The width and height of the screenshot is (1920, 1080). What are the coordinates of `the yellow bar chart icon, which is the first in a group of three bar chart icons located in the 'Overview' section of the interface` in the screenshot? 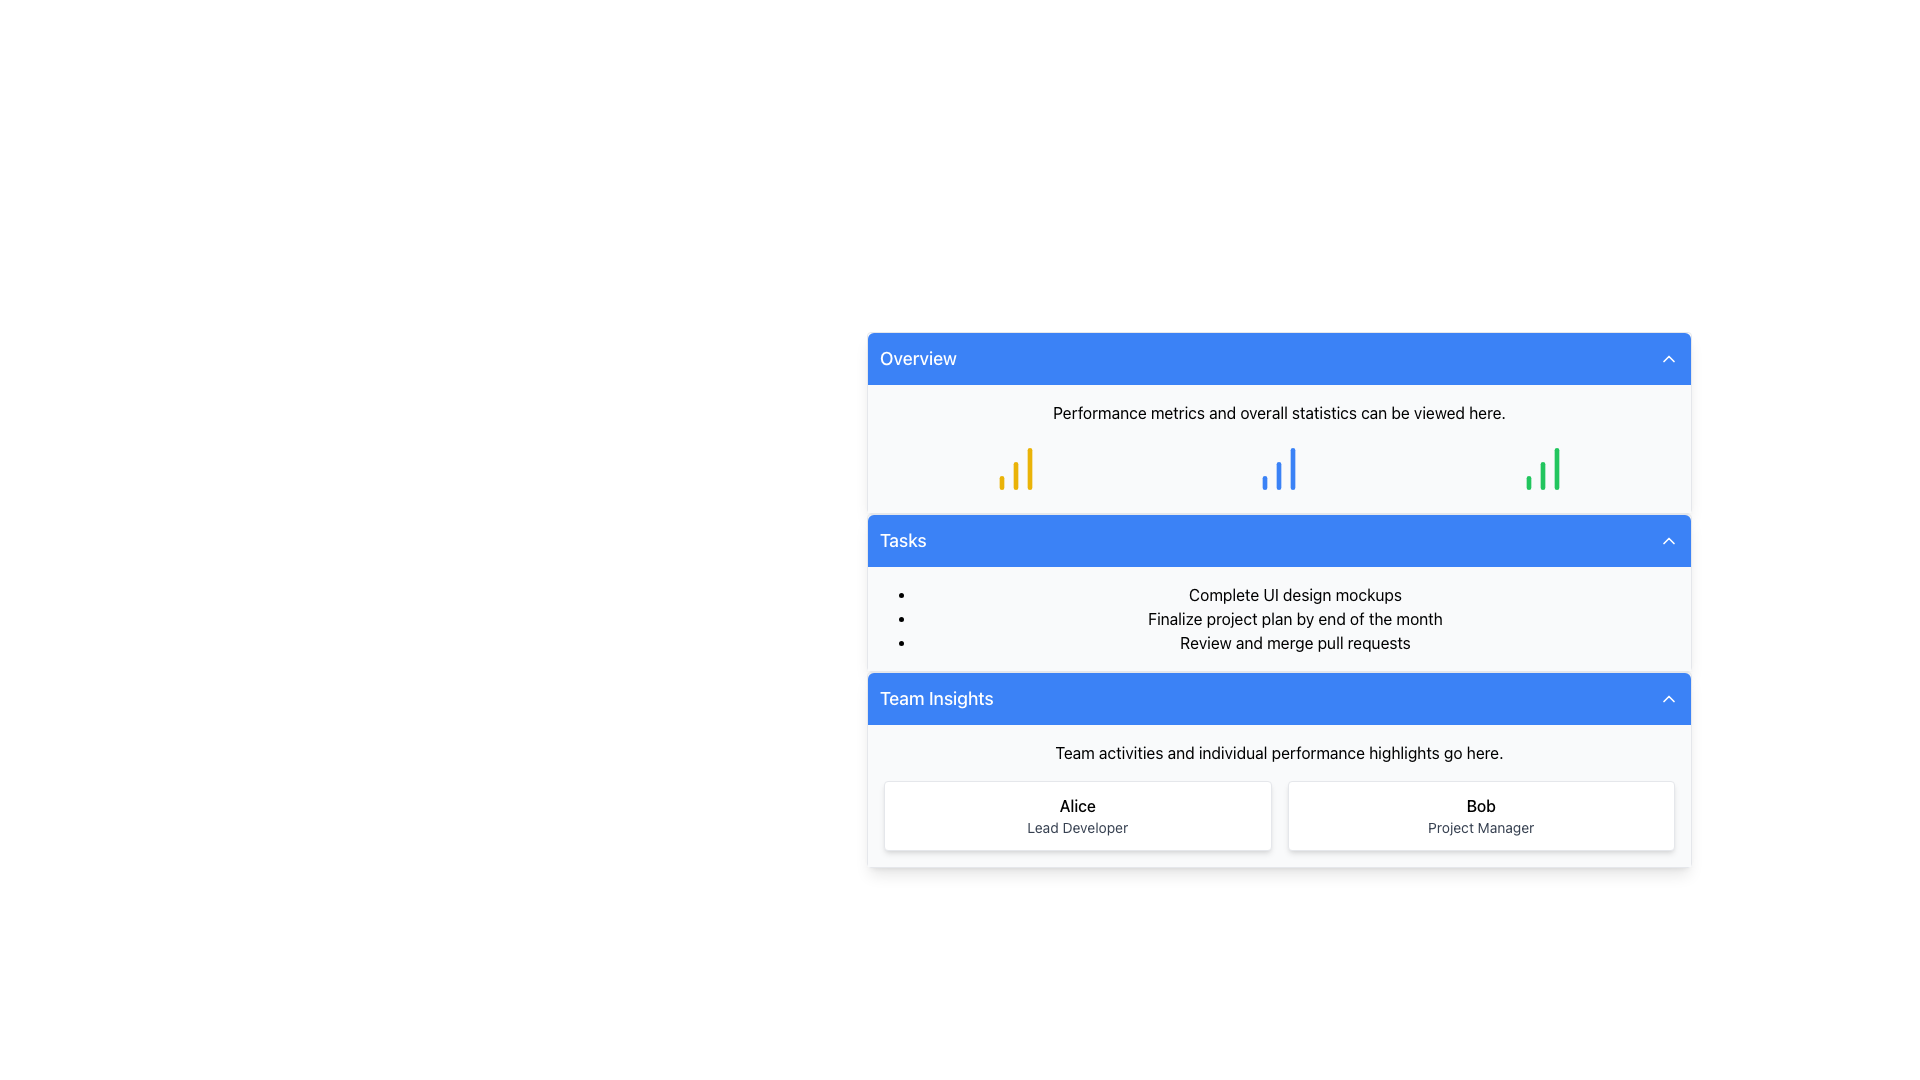 It's located at (1015, 469).